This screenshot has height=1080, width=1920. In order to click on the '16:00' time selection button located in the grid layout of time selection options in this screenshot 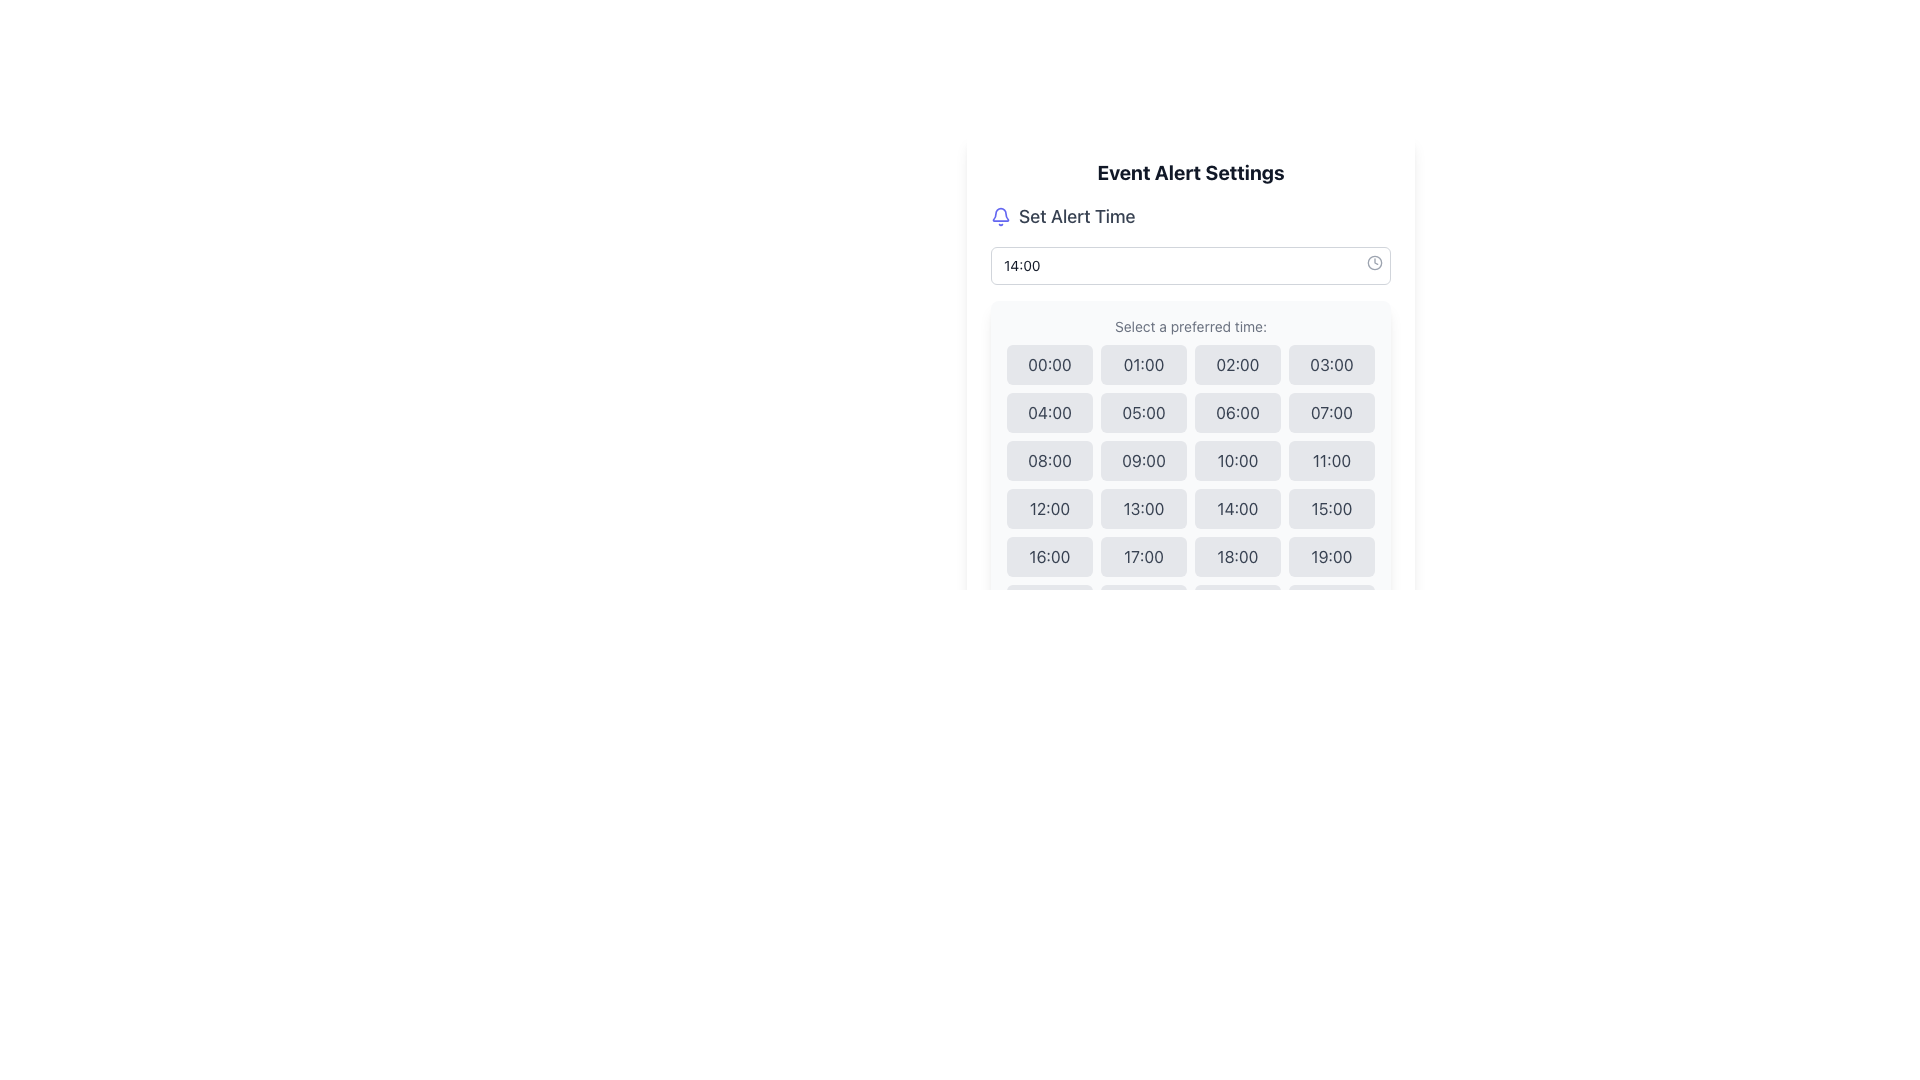, I will do `click(1049, 556)`.